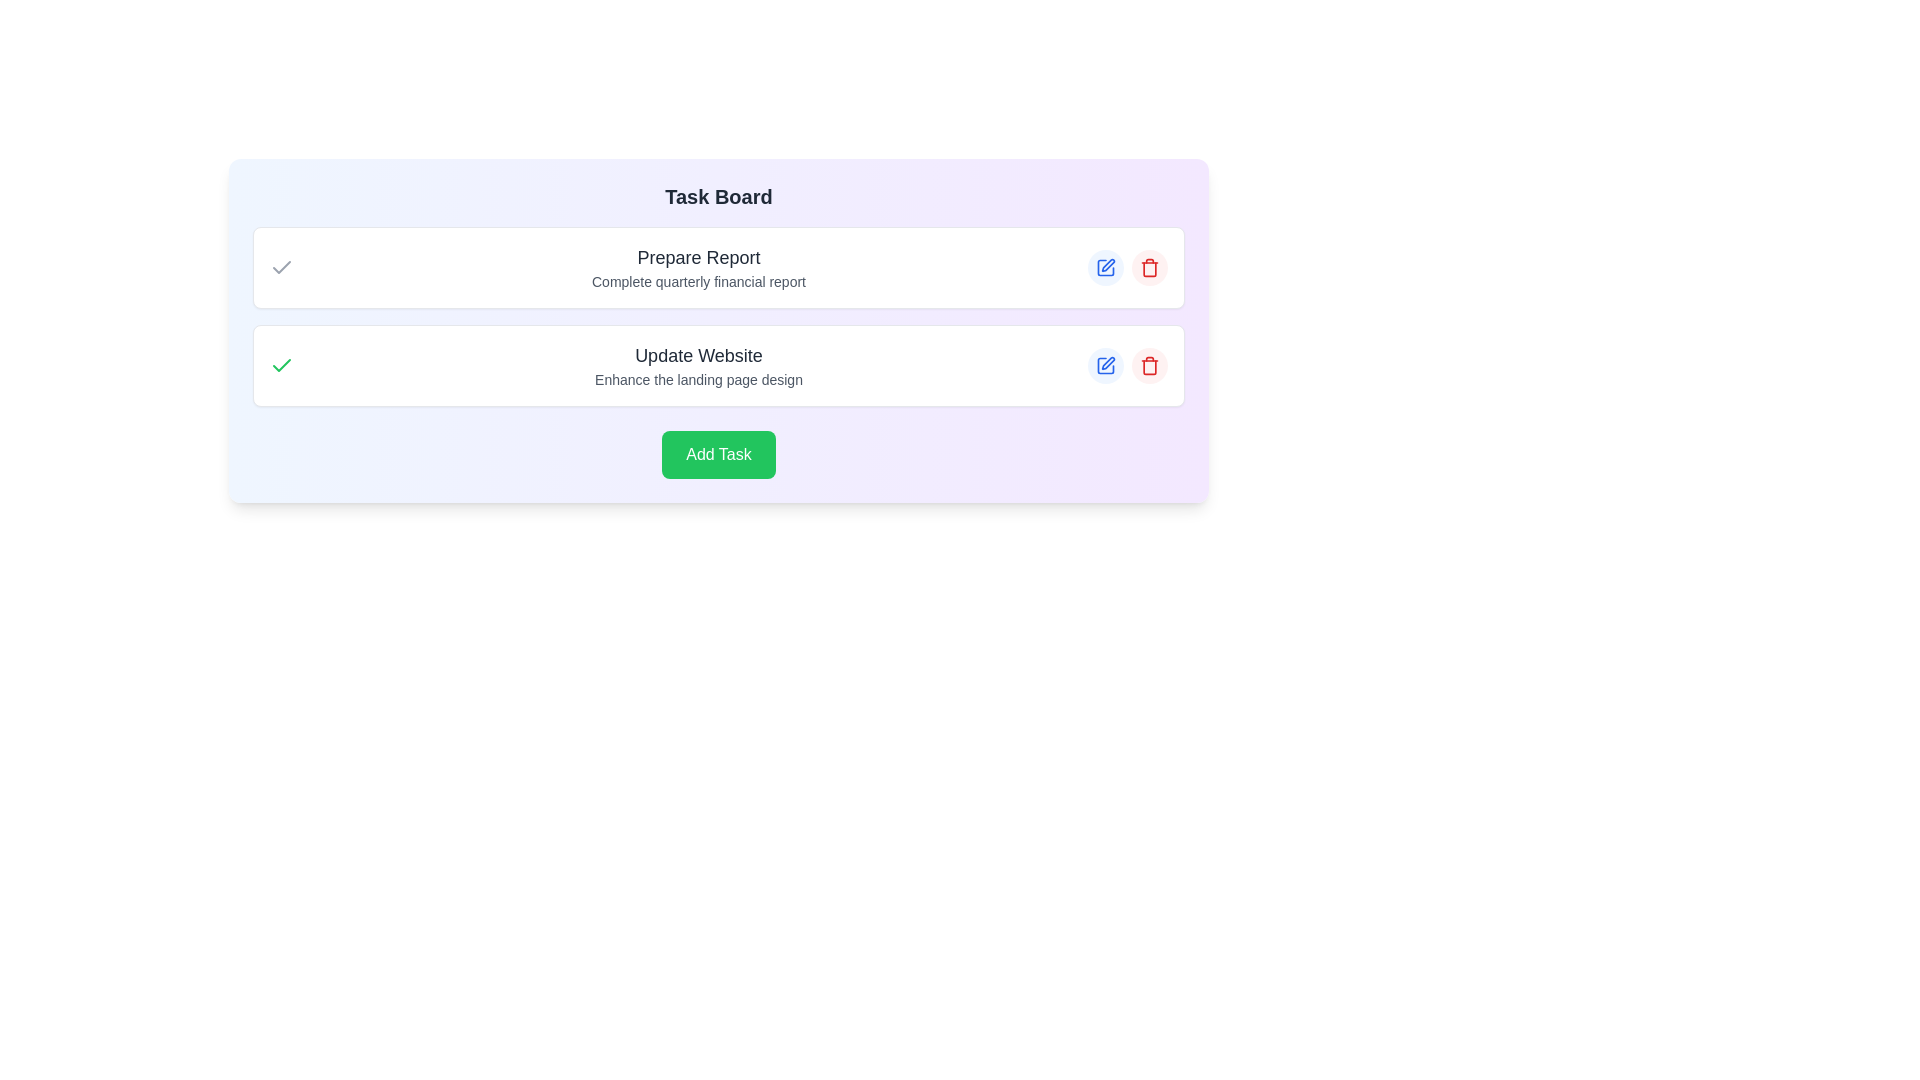 This screenshot has width=1920, height=1080. I want to click on on the text block displaying the title and description of the task 'Update Website' located in the second task card of the task board, so click(699, 366).